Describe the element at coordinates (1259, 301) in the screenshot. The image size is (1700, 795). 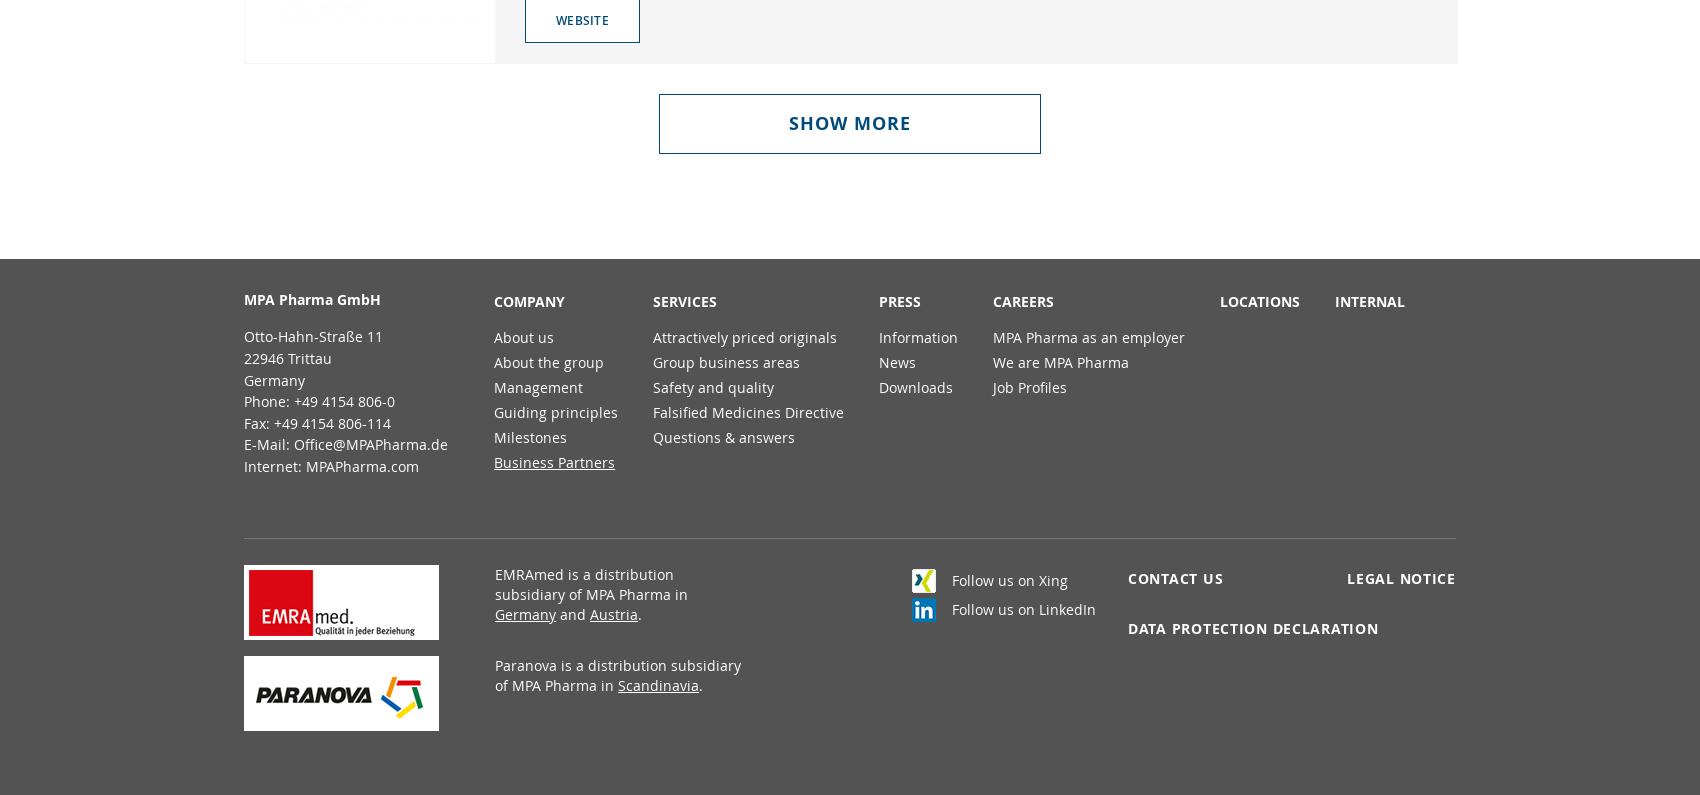
I see `'Locations'` at that location.